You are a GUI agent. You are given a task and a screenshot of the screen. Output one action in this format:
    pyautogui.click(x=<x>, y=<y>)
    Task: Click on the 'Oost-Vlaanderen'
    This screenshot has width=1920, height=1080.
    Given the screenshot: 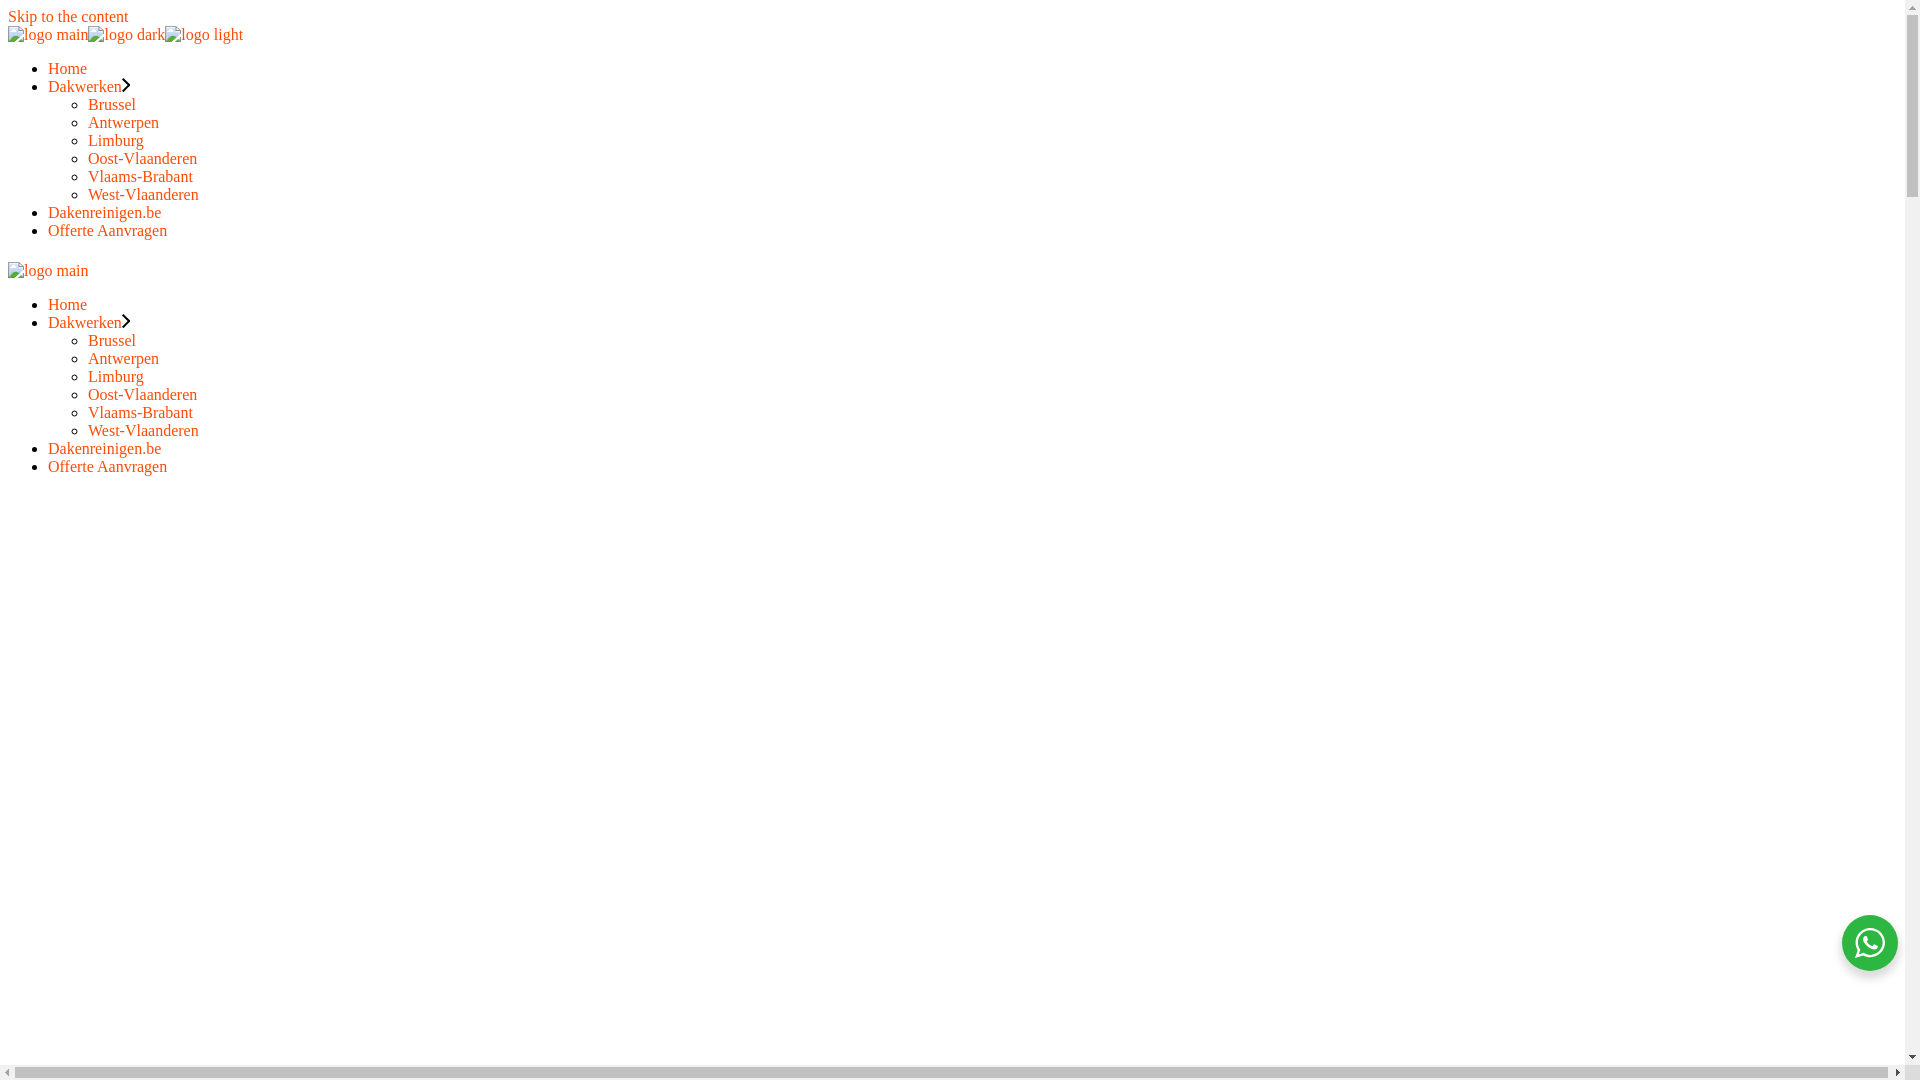 What is the action you would take?
    pyautogui.click(x=86, y=394)
    